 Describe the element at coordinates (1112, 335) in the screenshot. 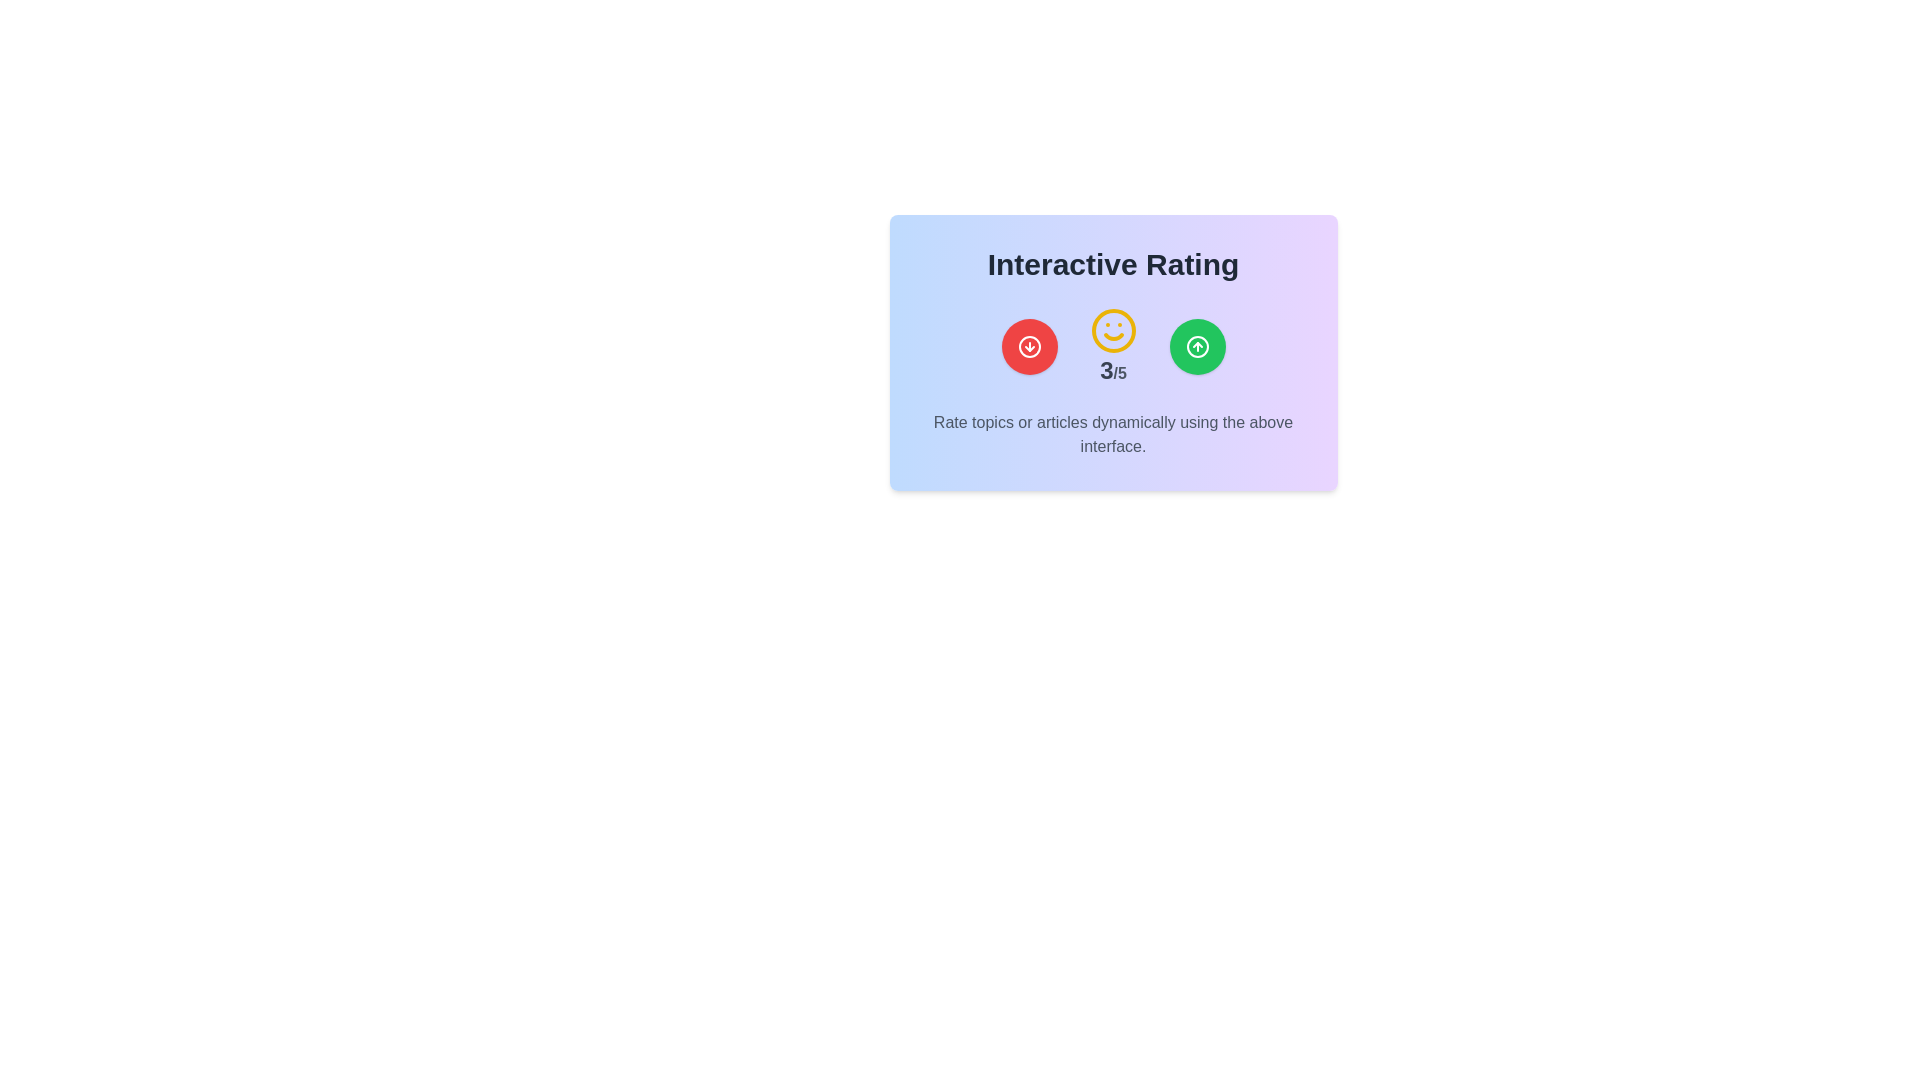

I see `the curved line resembling a smile, which is part of the yellow circular icon representing a smiley face, located centrally in the card interface below the 'Interactive Rating' title` at that location.